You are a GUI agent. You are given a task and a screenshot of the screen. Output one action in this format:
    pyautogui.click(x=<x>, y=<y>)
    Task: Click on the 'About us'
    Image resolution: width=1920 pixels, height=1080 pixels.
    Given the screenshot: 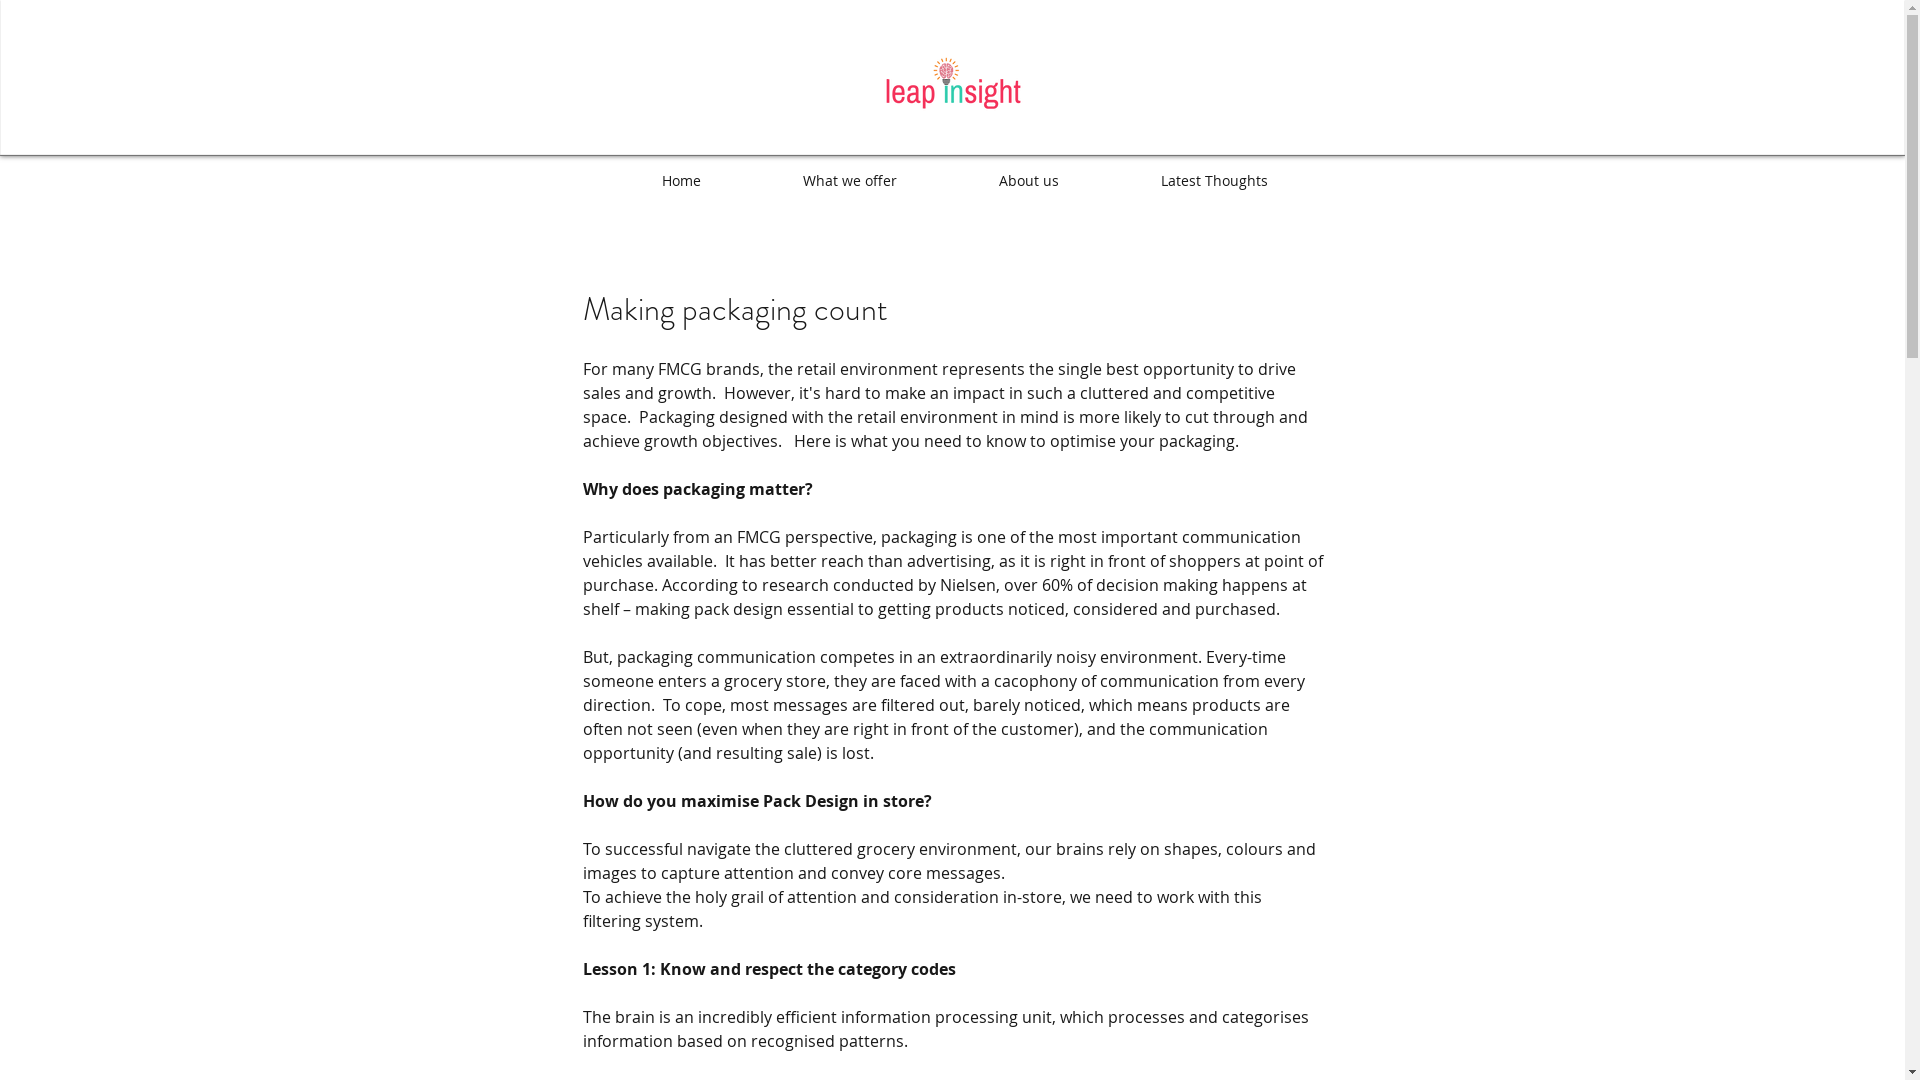 What is the action you would take?
    pyautogui.click(x=1028, y=181)
    